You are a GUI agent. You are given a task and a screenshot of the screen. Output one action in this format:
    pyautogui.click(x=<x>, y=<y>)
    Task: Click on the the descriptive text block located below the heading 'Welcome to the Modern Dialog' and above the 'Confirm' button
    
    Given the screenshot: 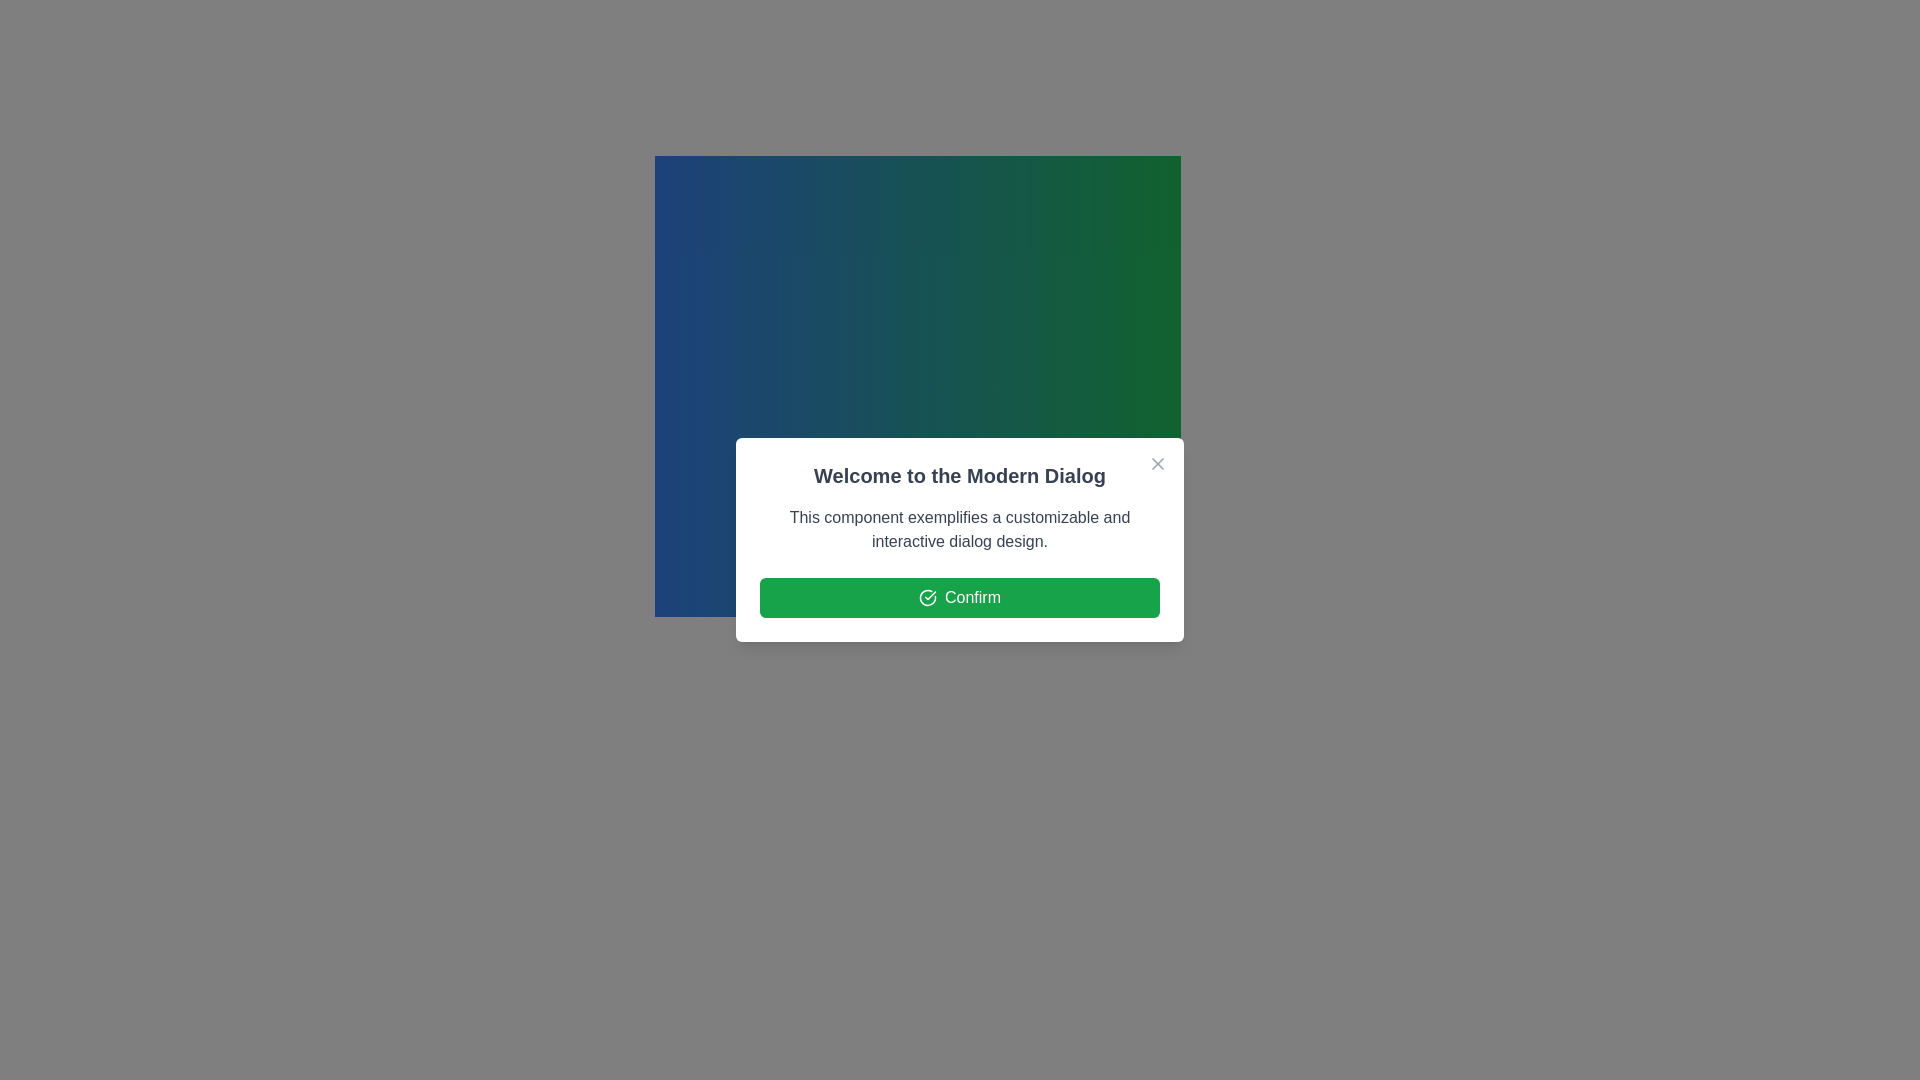 What is the action you would take?
    pyautogui.click(x=960, y=528)
    